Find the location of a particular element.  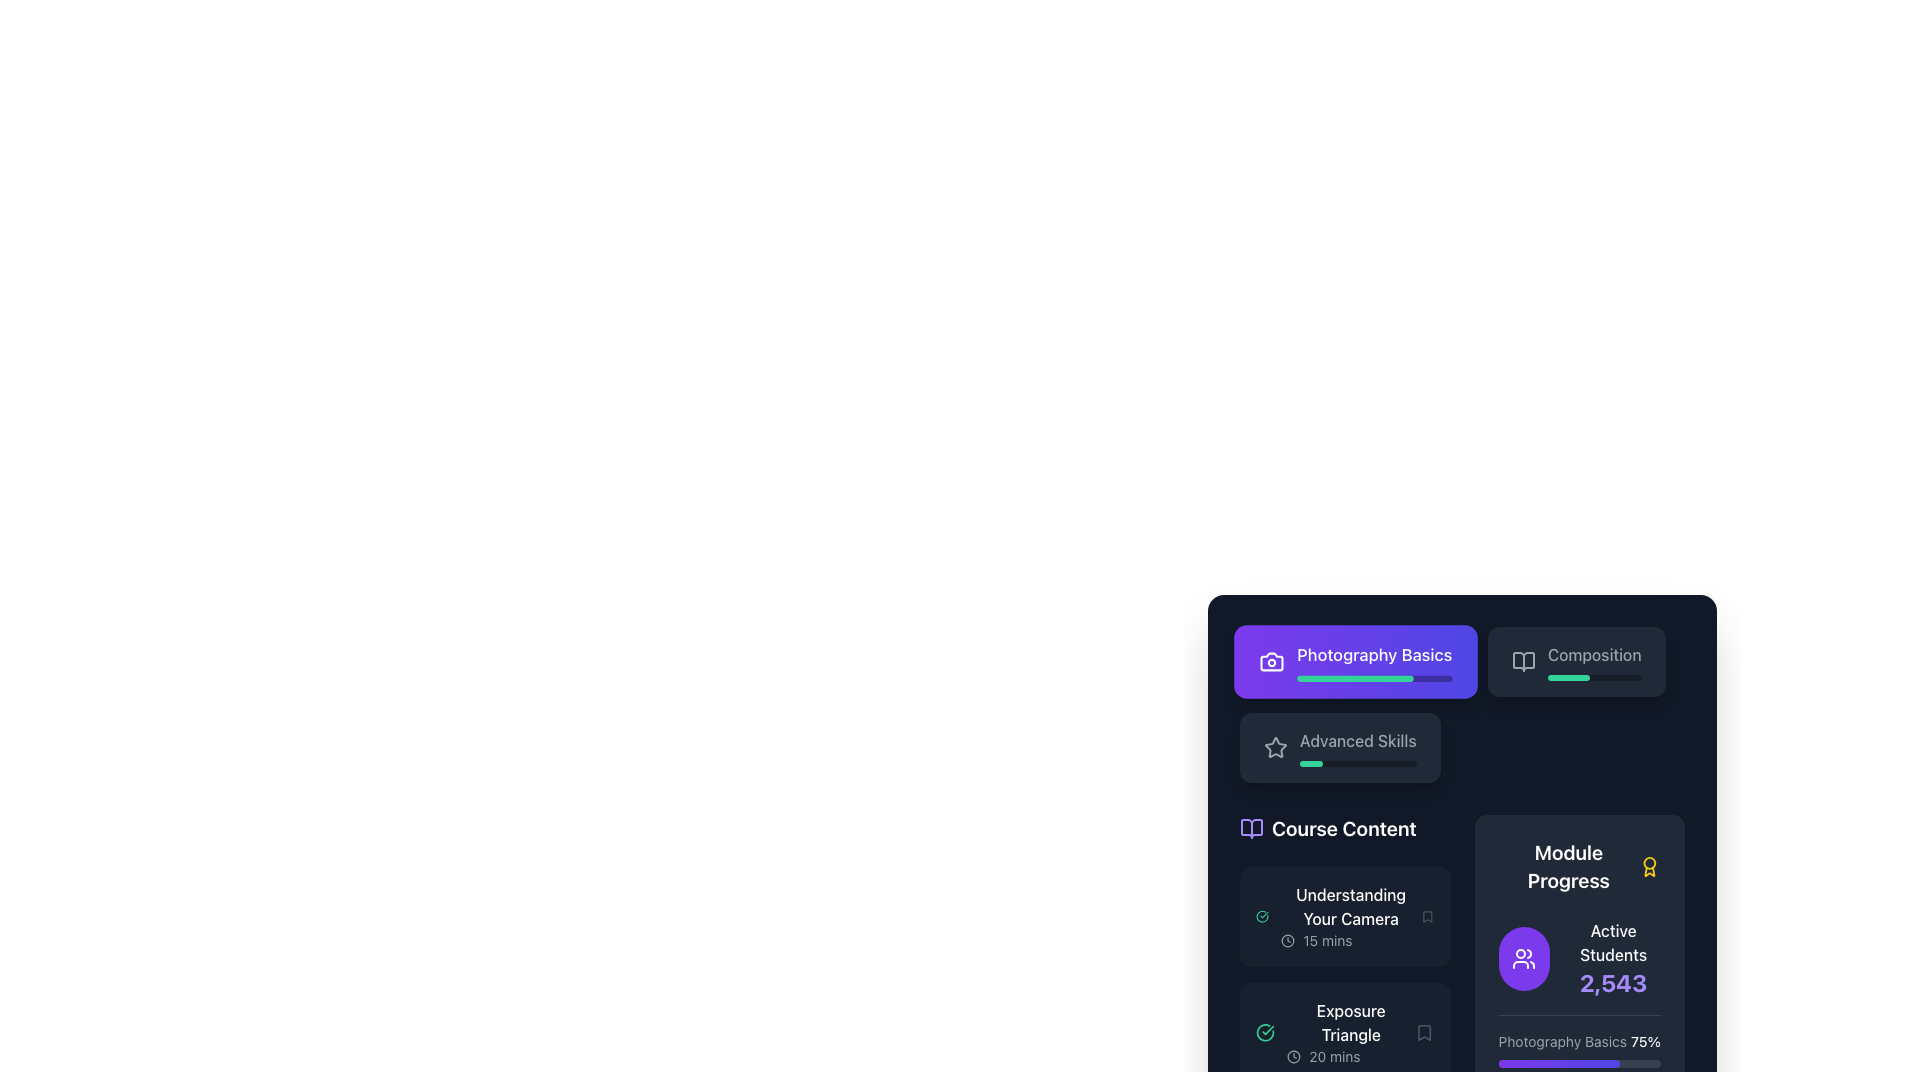

the static text label 'Understanding Your Camera', which serves as a title for a course or module, located in the upper section of the 'Course Content' area is located at coordinates (1351, 906).